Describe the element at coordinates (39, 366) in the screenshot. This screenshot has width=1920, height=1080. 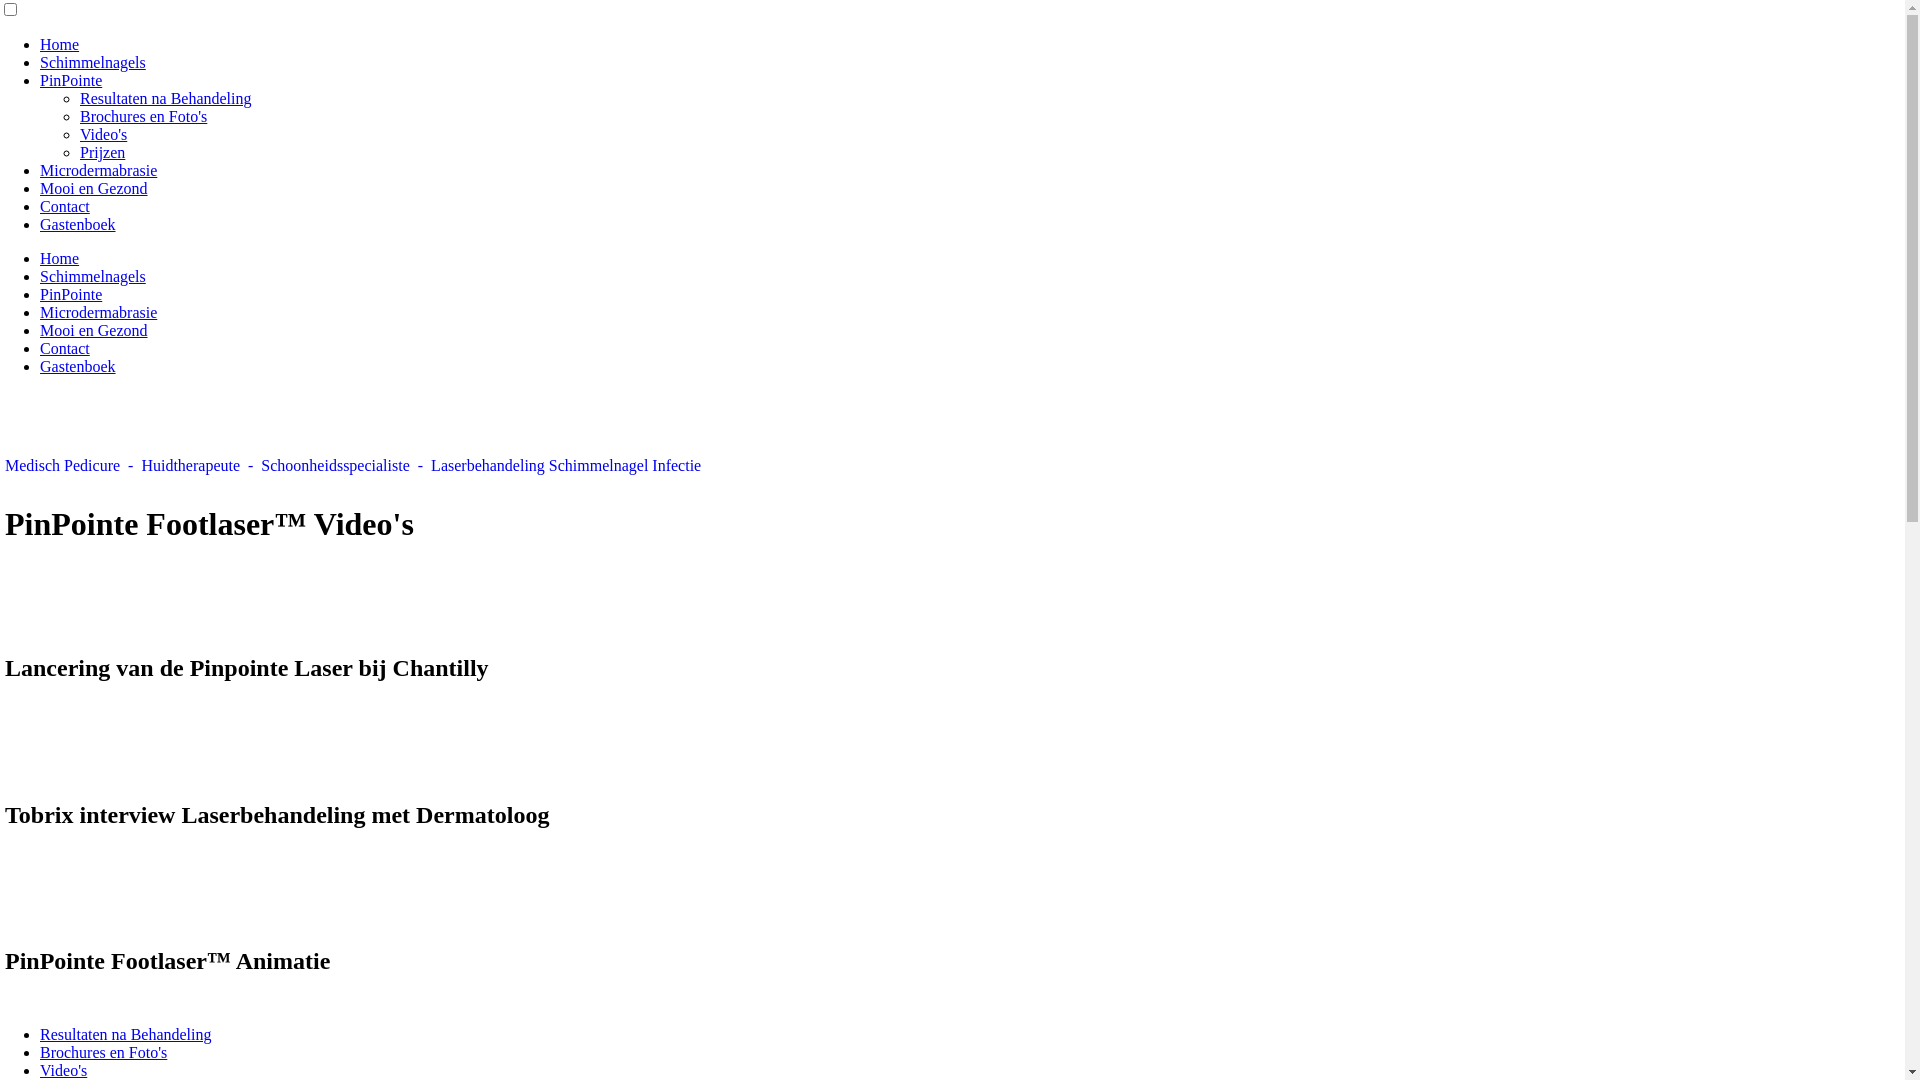
I see `'Gastenboek'` at that location.